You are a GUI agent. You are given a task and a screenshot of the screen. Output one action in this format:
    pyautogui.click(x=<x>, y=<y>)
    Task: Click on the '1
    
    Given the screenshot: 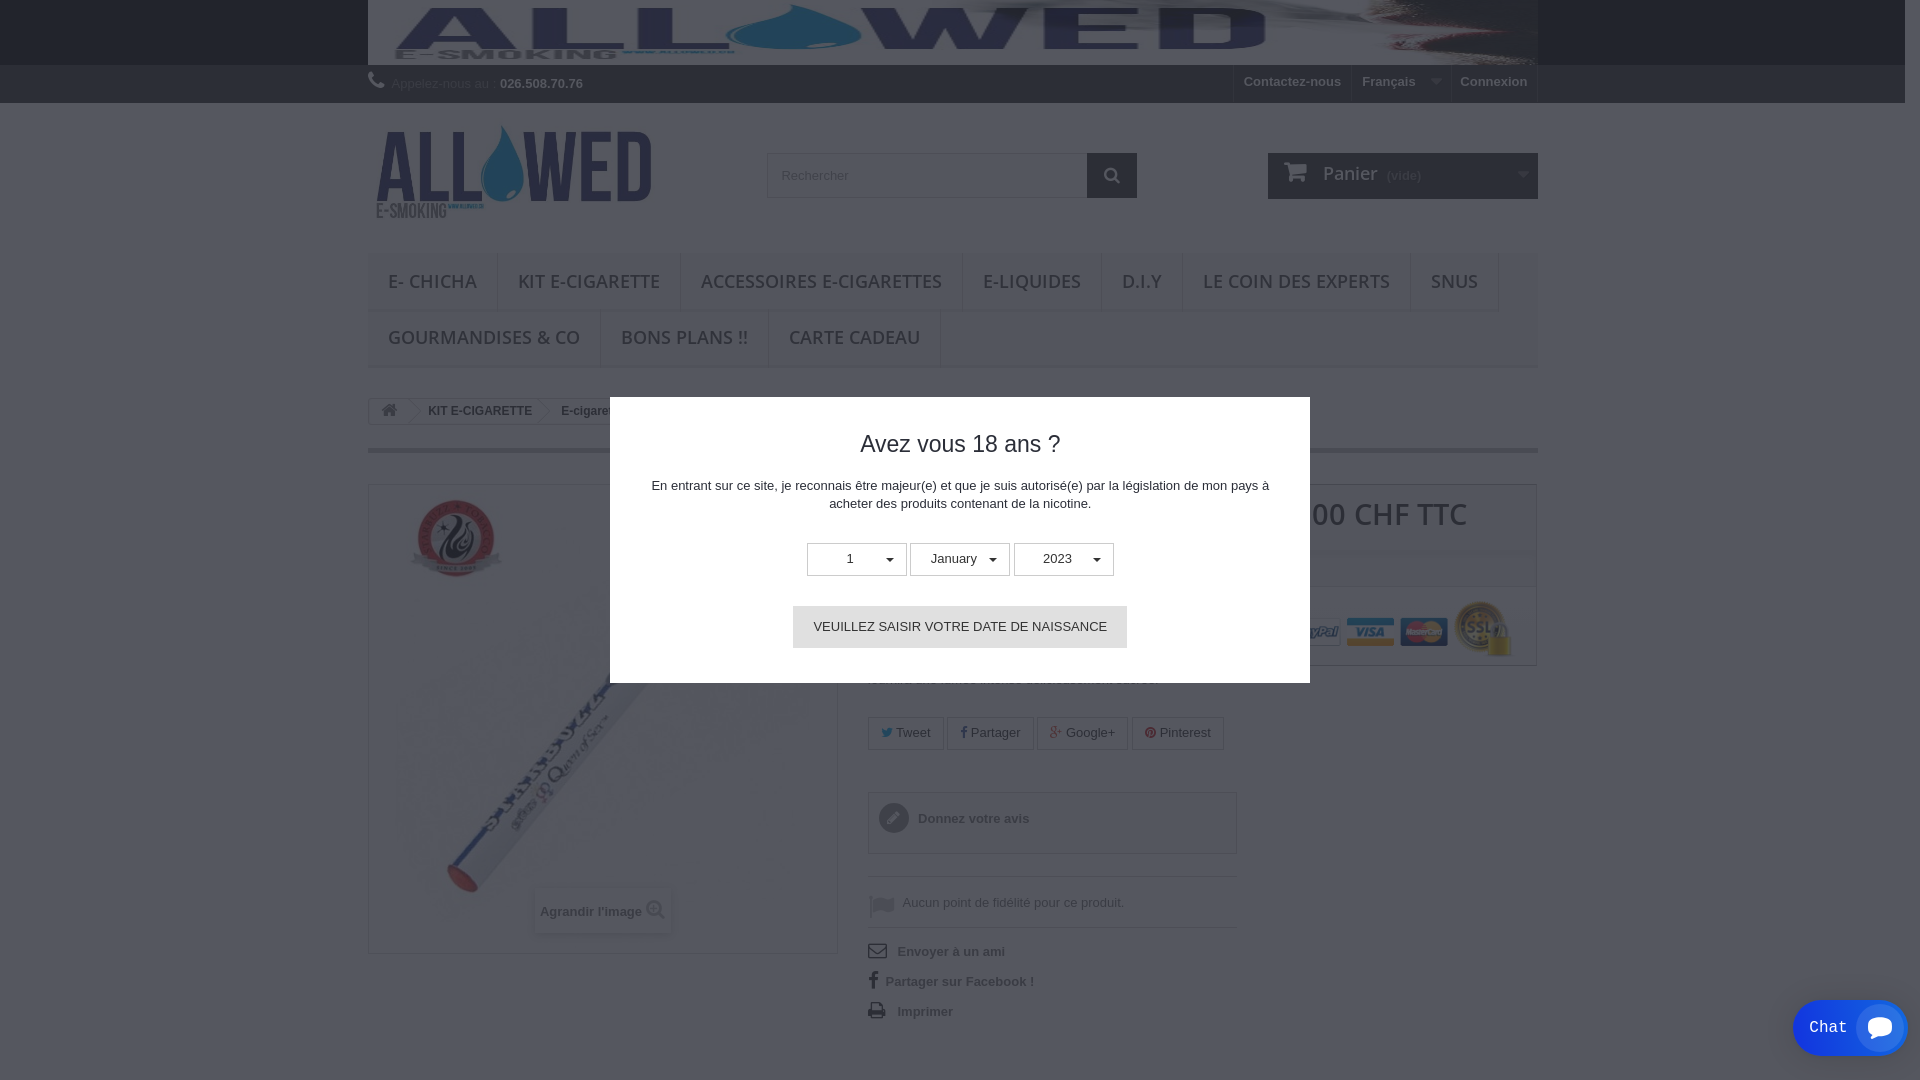 What is the action you would take?
    pyautogui.click(x=857, y=559)
    